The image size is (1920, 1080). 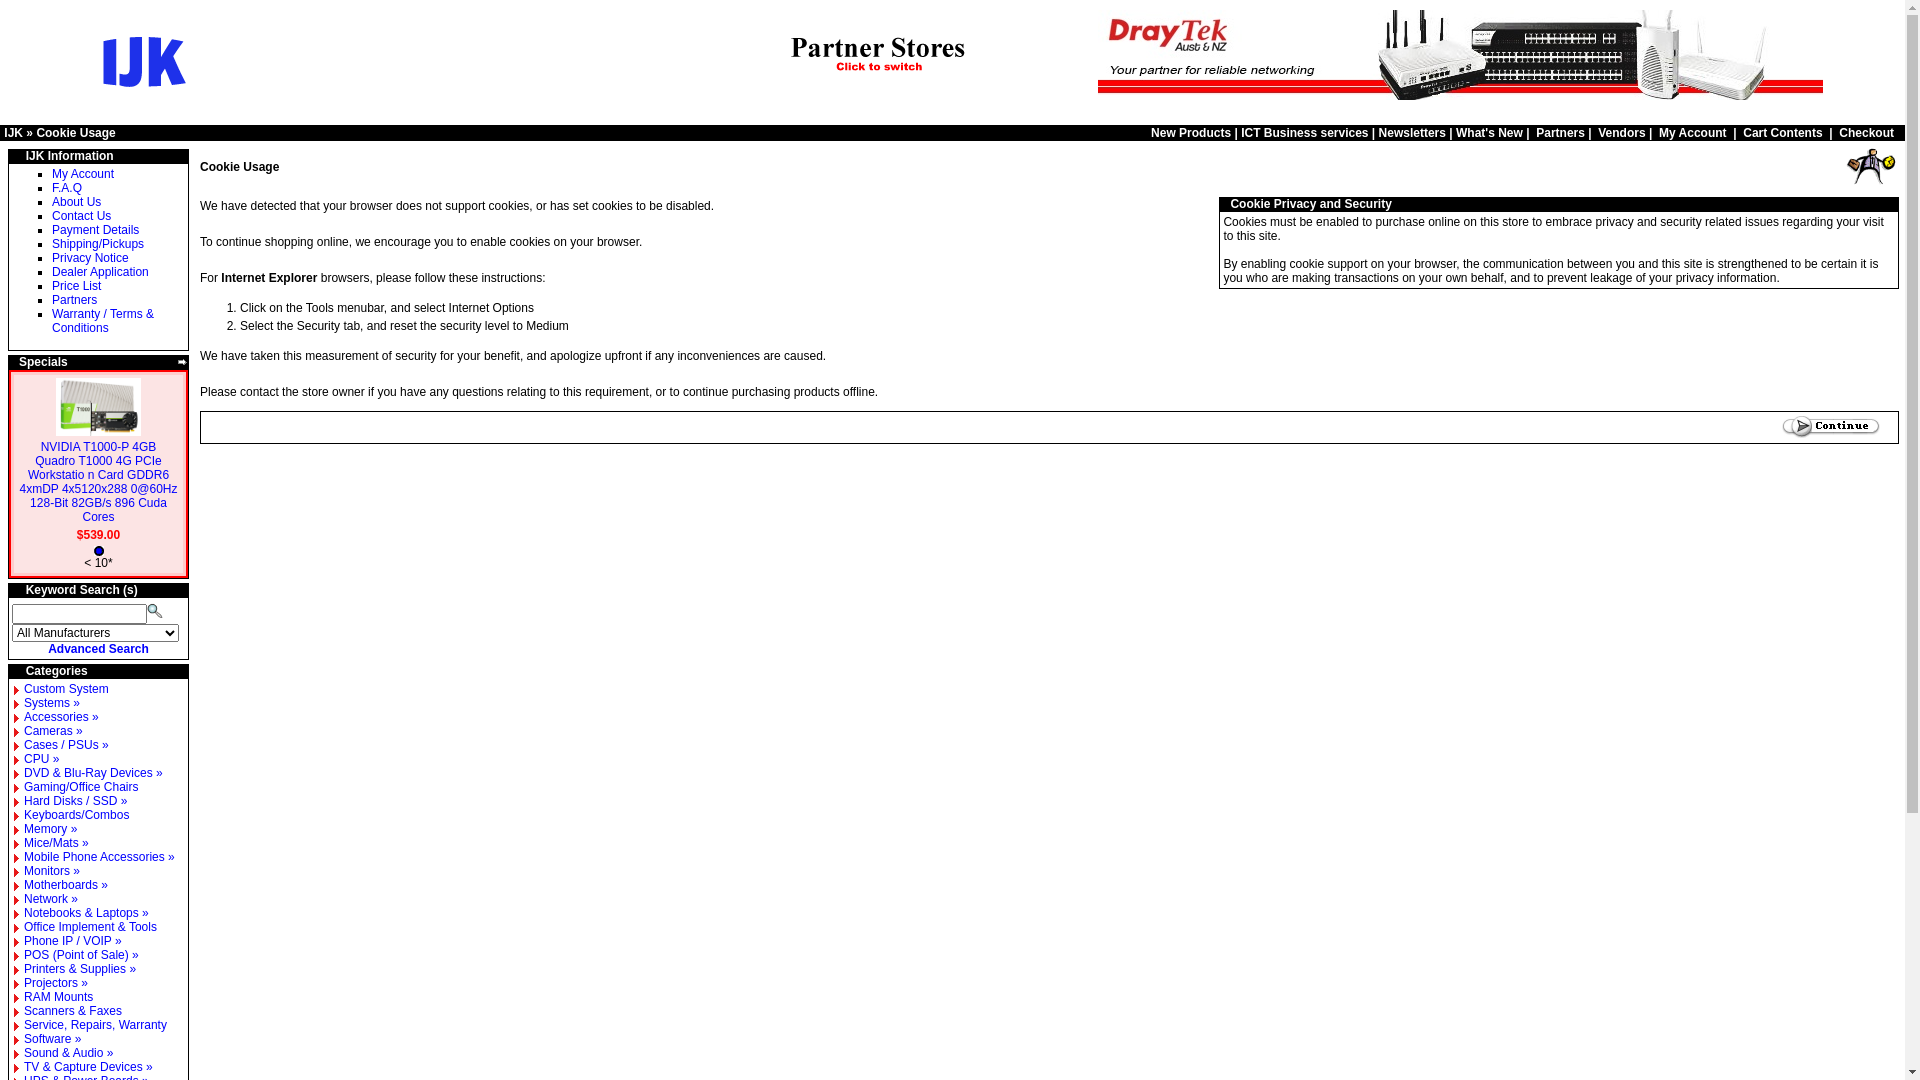 What do you see at coordinates (76, 201) in the screenshot?
I see `'About Us'` at bounding box center [76, 201].